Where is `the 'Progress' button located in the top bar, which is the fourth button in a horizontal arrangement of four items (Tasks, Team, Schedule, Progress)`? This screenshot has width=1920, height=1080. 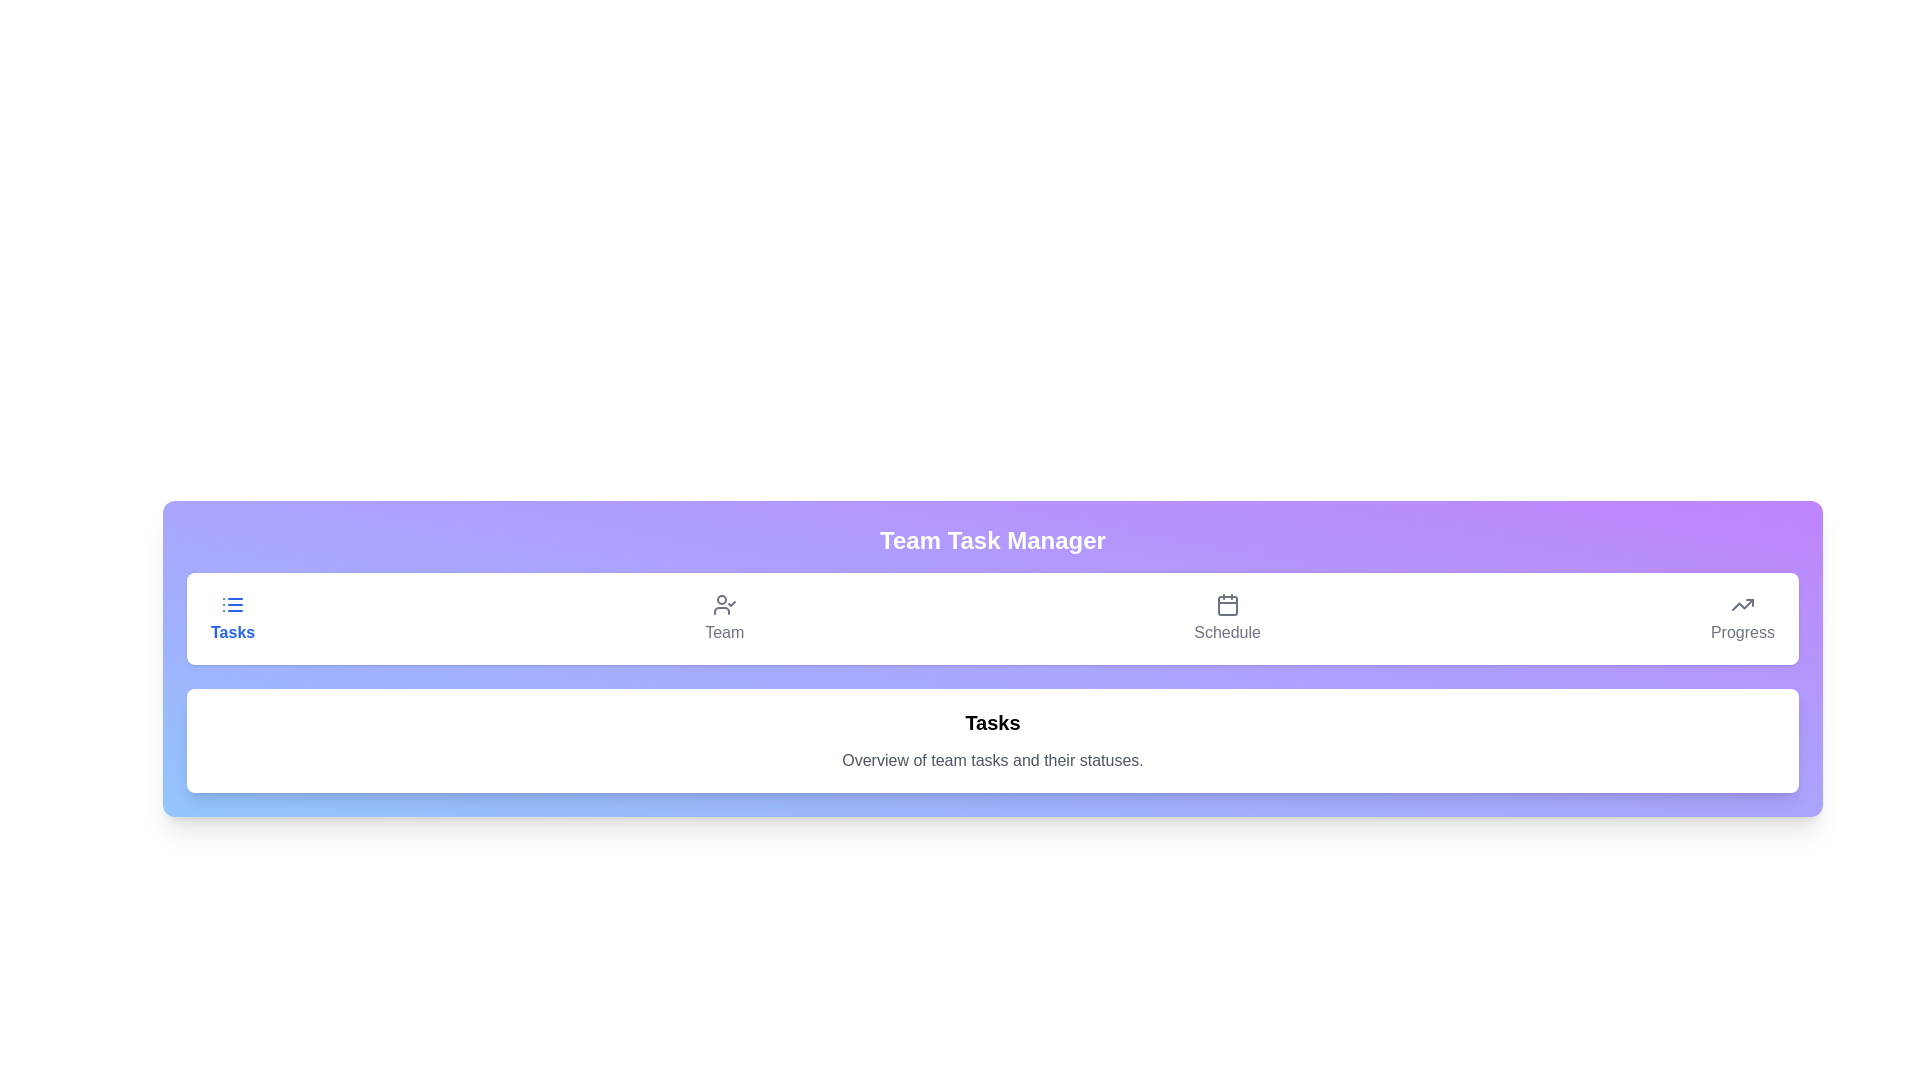 the 'Progress' button located in the top bar, which is the fourth button in a horizontal arrangement of four items (Tasks, Team, Schedule, Progress) is located at coordinates (1741, 617).